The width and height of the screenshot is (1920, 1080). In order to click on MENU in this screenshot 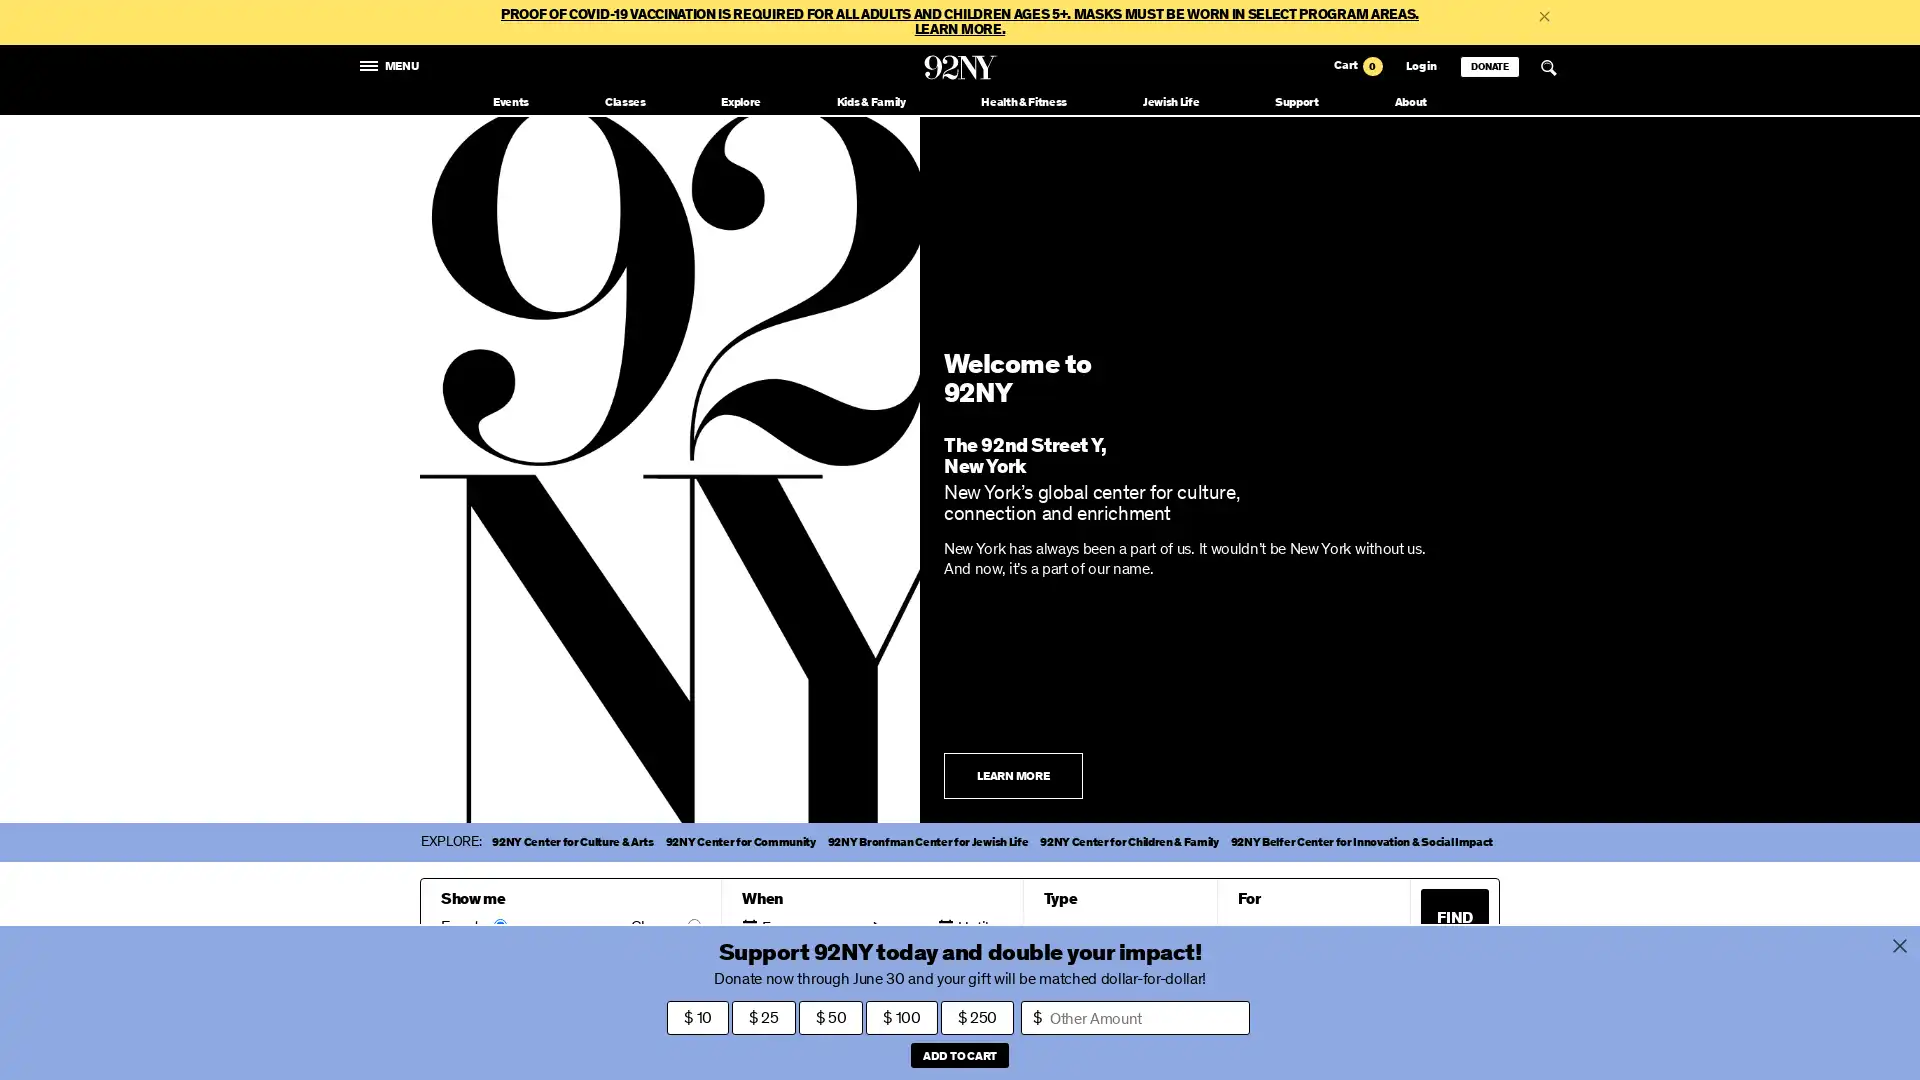, I will do `click(390, 64)`.